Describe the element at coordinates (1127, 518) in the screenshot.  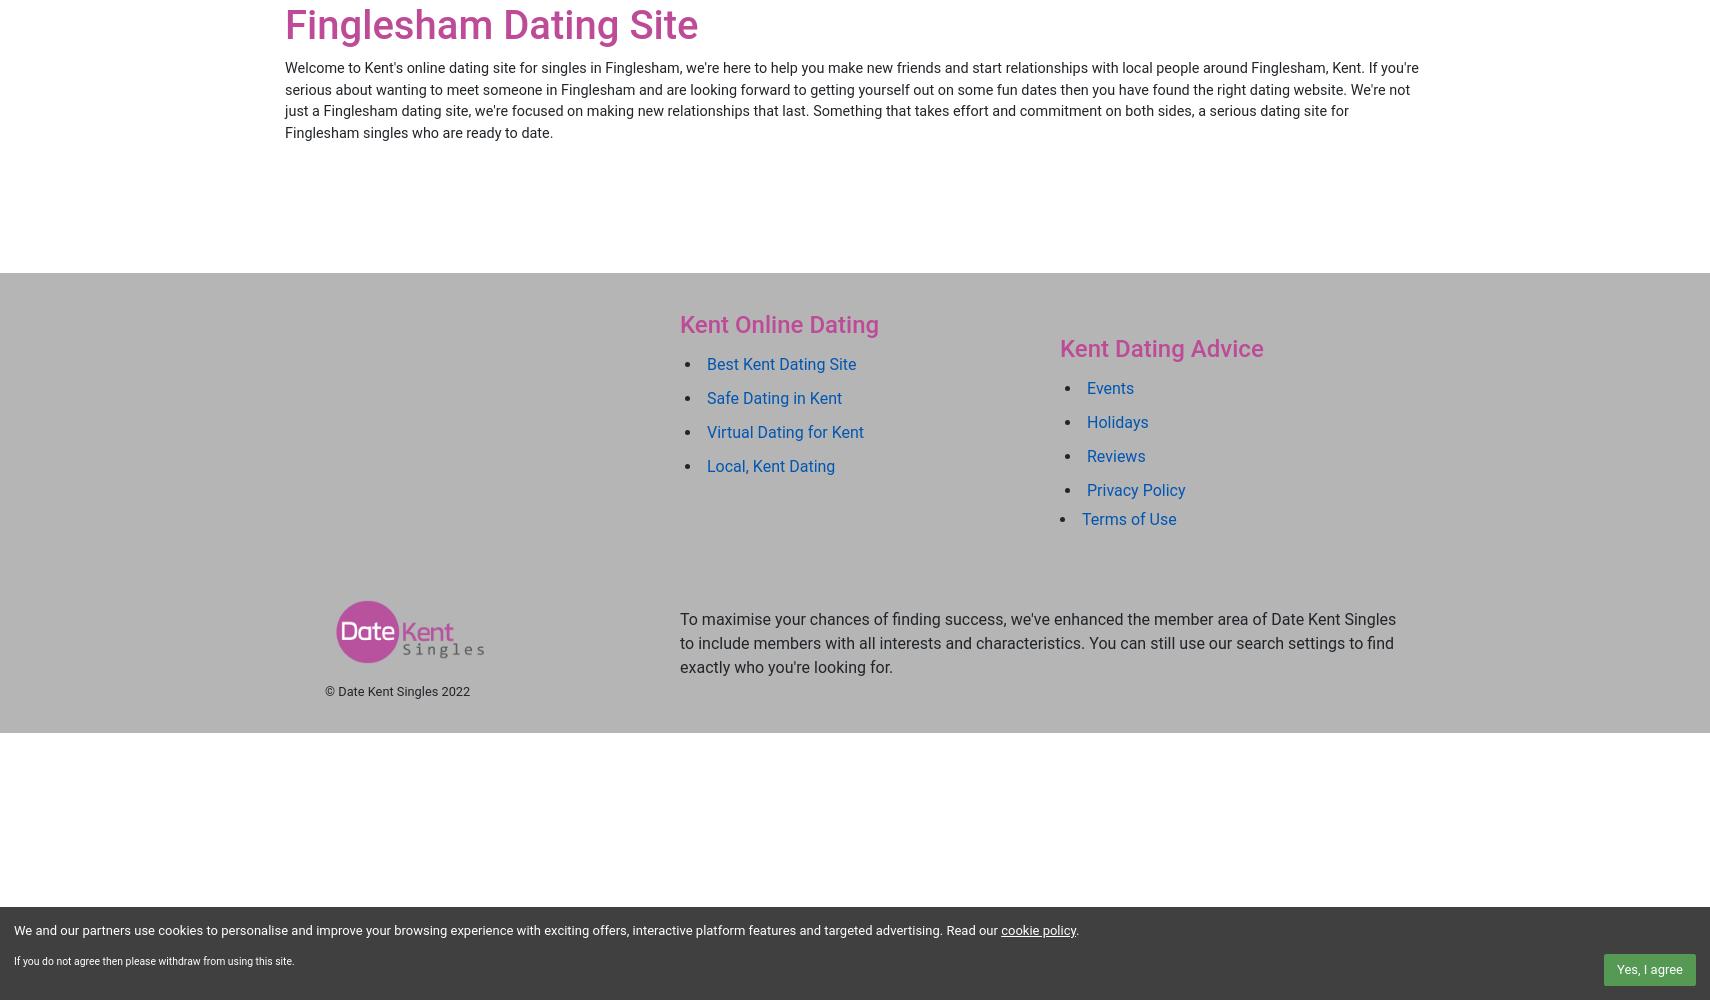
I see `'Terms of Use'` at that location.